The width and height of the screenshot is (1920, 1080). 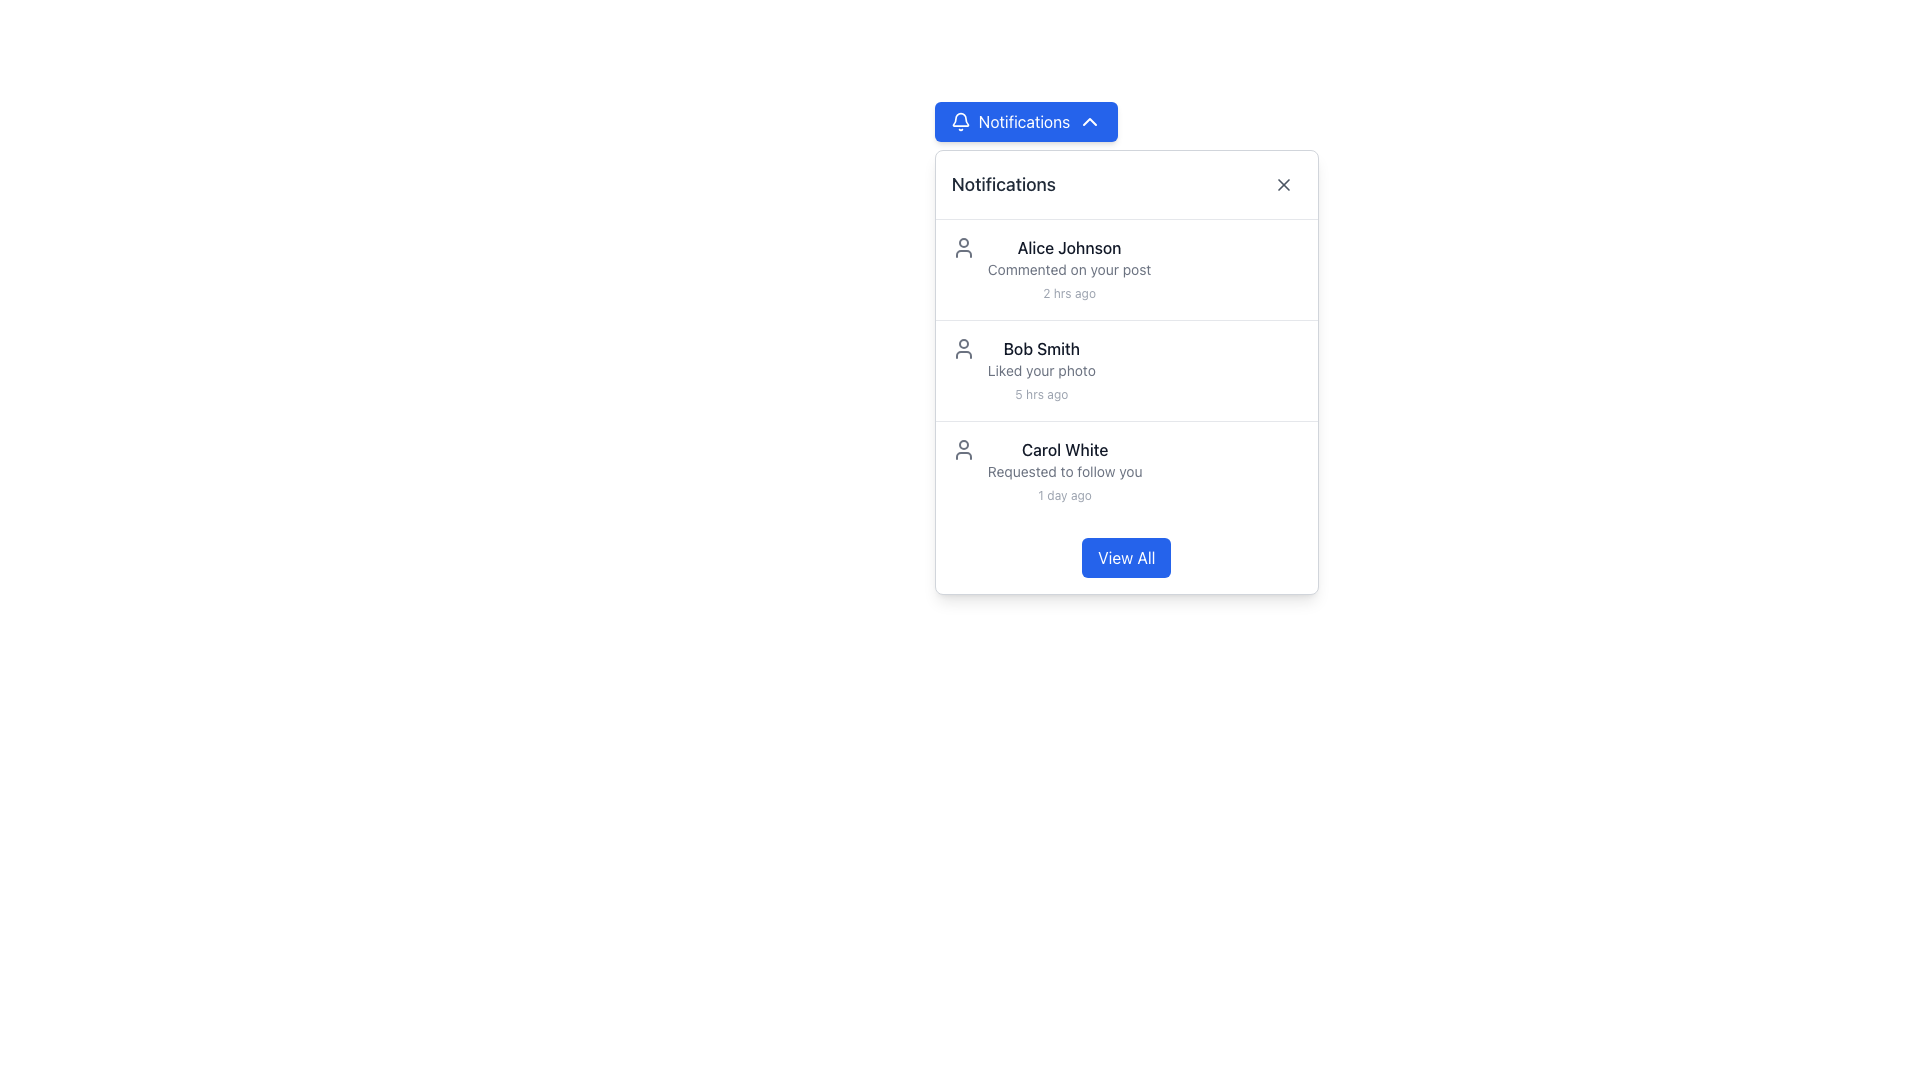 I want to click on the 'View All' button, which is a prominent blue button with rounded corners located in the notification dropdown panel, so click(x=1126, y=558).